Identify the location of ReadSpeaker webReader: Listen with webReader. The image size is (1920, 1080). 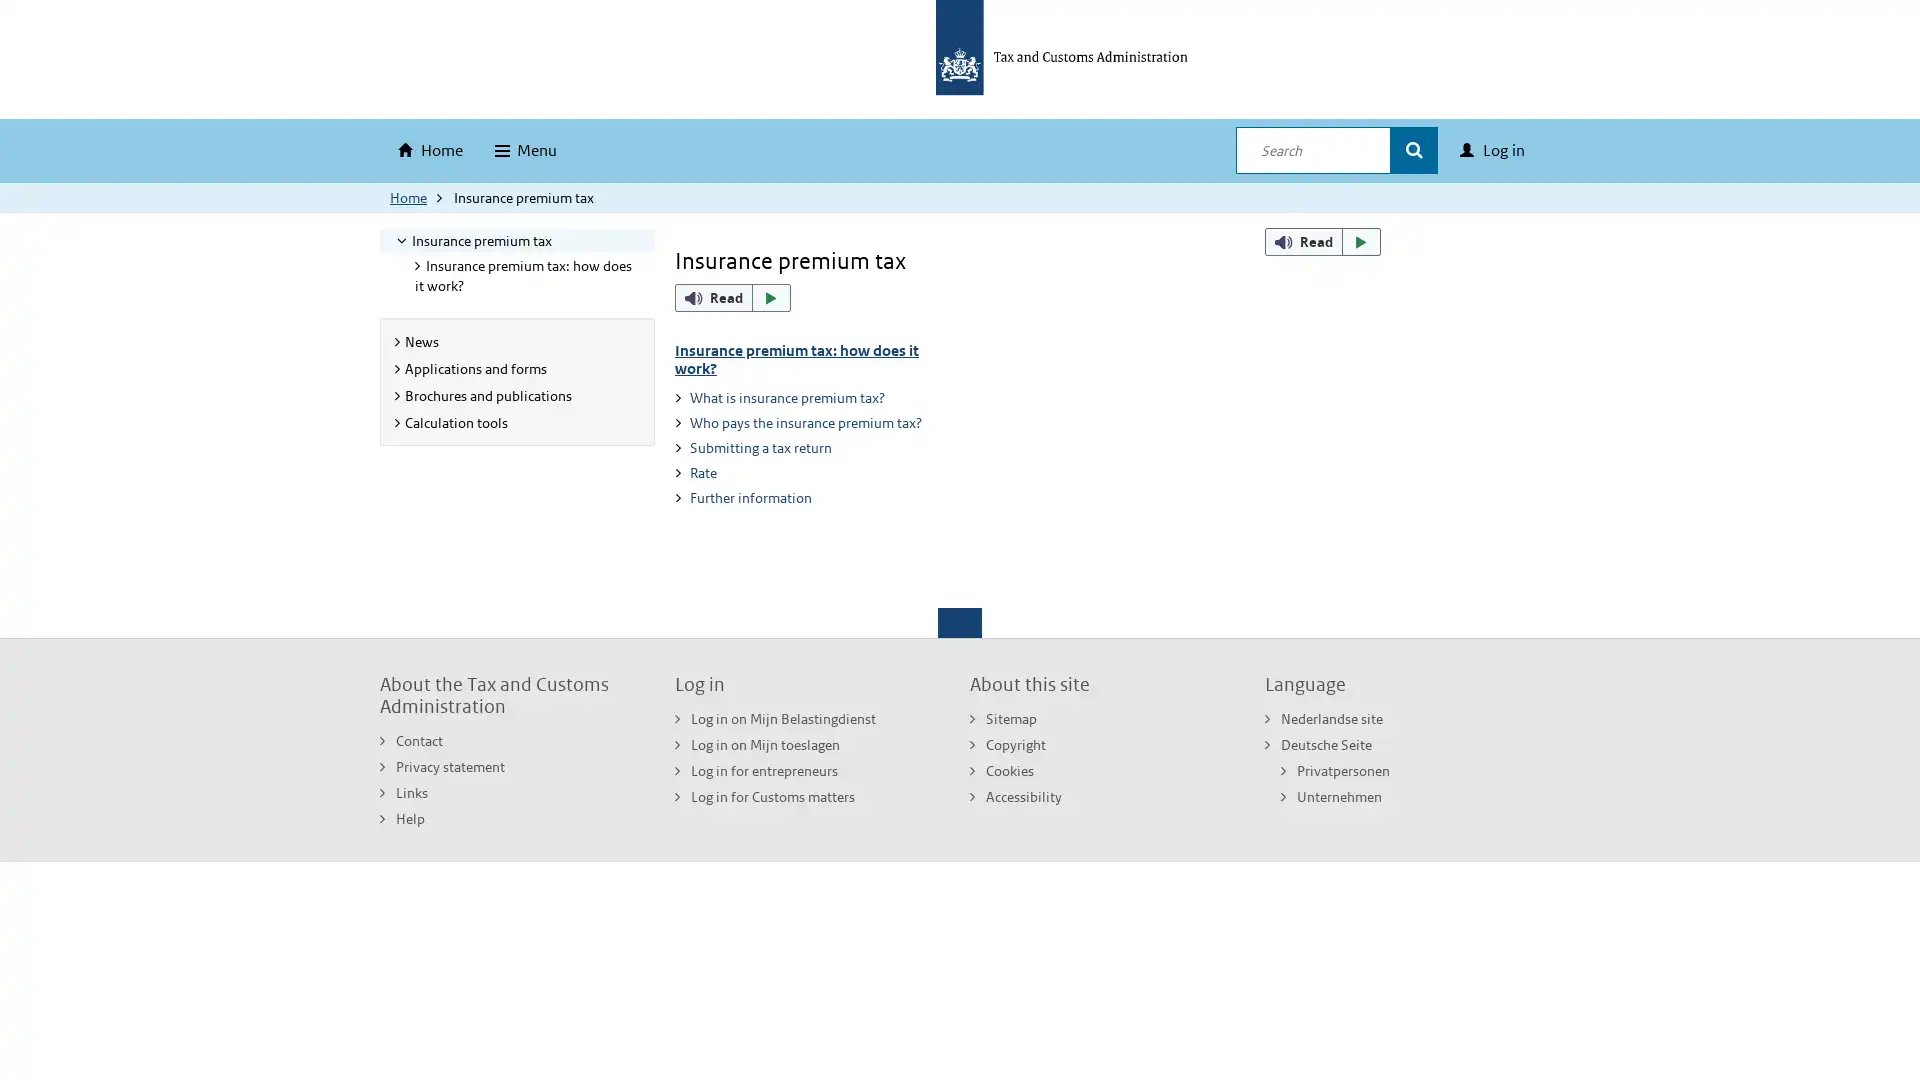
(1323, 241).